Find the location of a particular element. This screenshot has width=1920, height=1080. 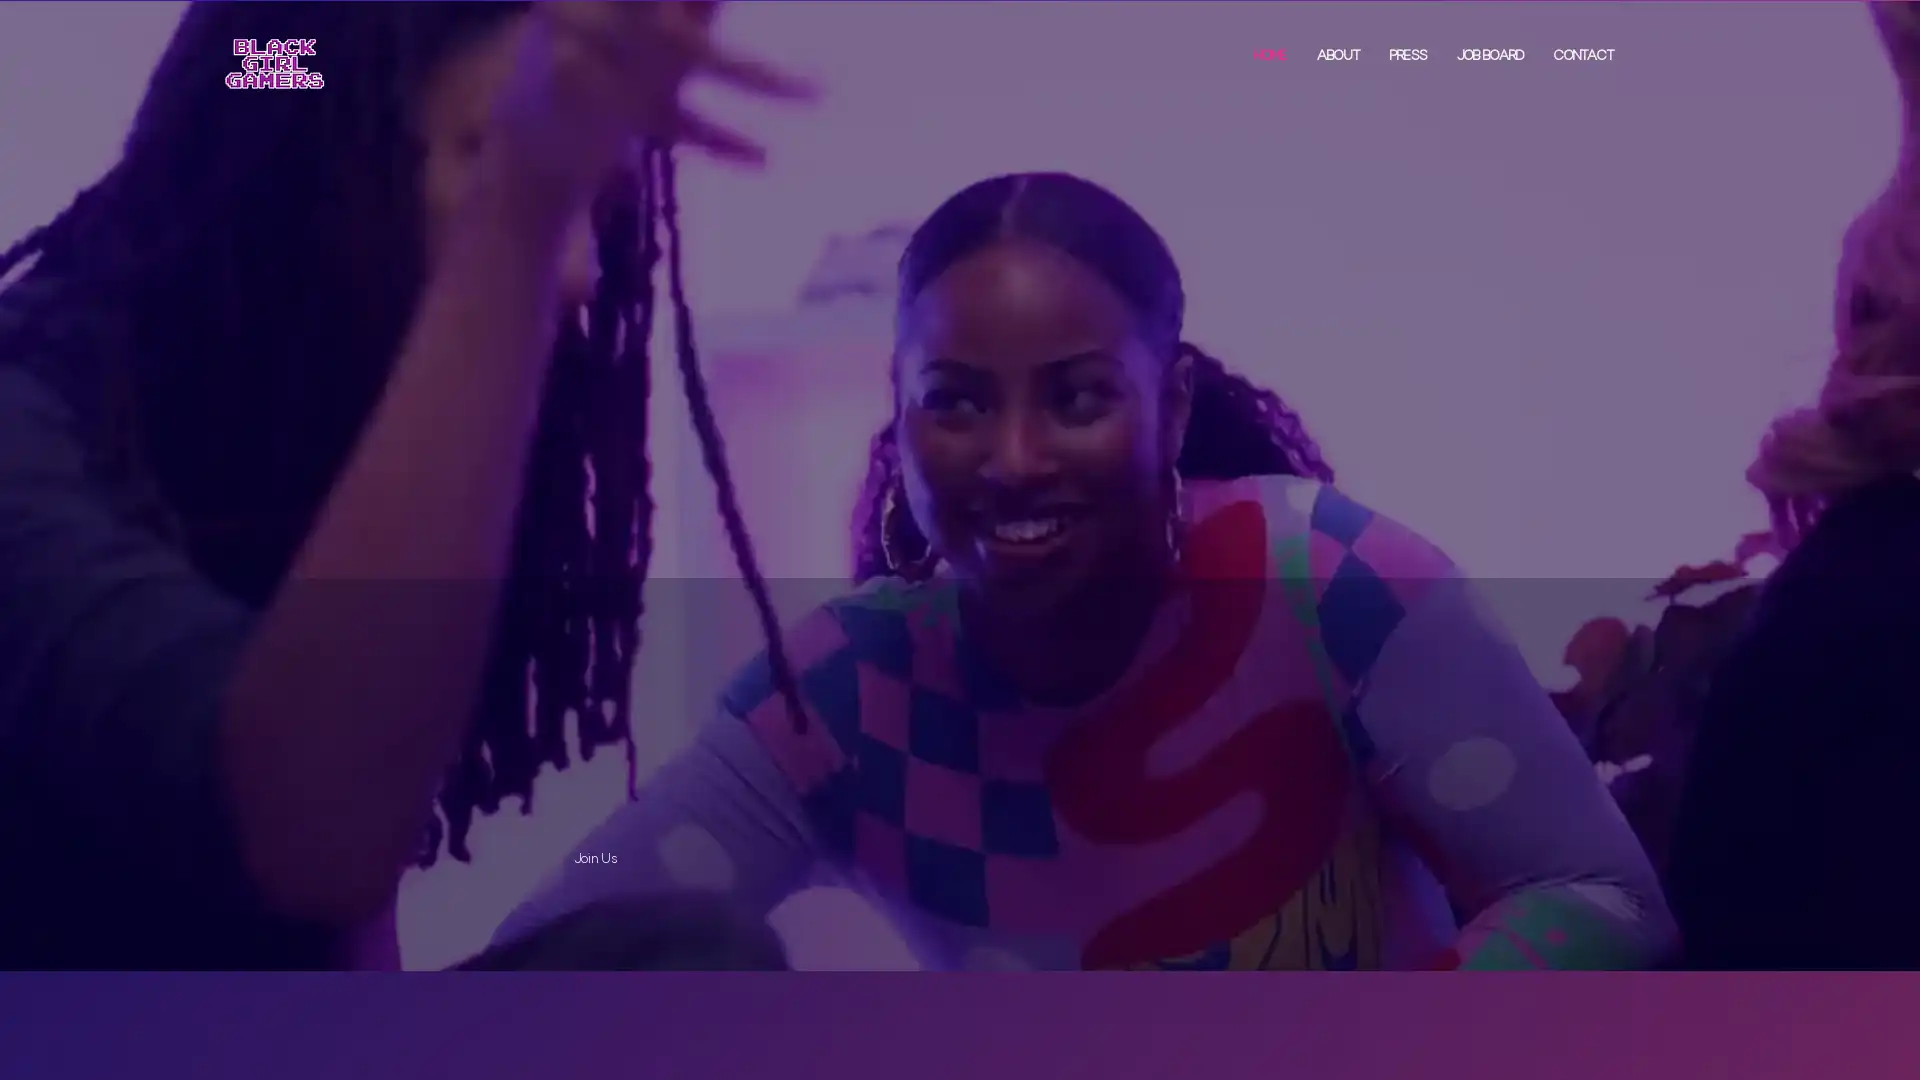

Settings is located at coordinates (1743, 1047).